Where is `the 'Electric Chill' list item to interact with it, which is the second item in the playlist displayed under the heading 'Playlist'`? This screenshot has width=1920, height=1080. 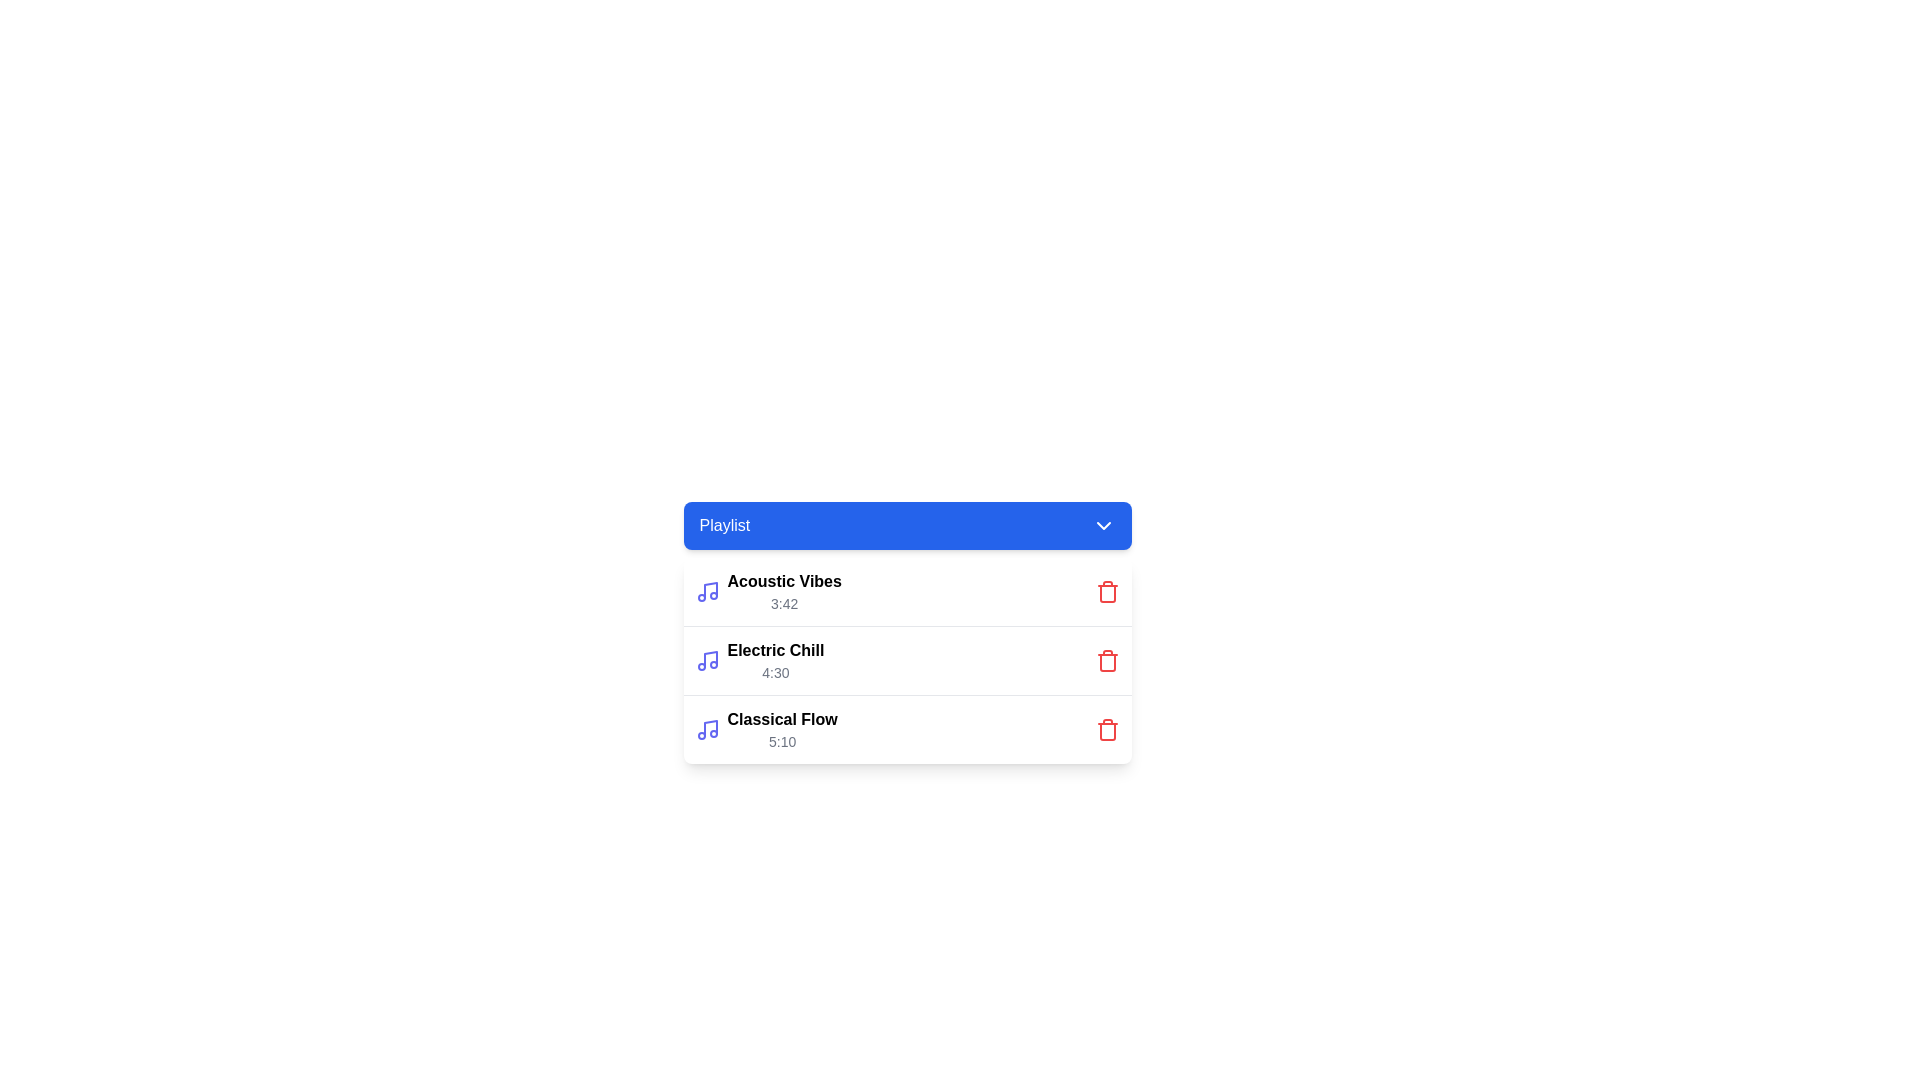
the 'Electric Chill' list item to interact with it, which is the second item in the playlist displayed under the heading 'Playlist' is located at coordinates (774, 660).